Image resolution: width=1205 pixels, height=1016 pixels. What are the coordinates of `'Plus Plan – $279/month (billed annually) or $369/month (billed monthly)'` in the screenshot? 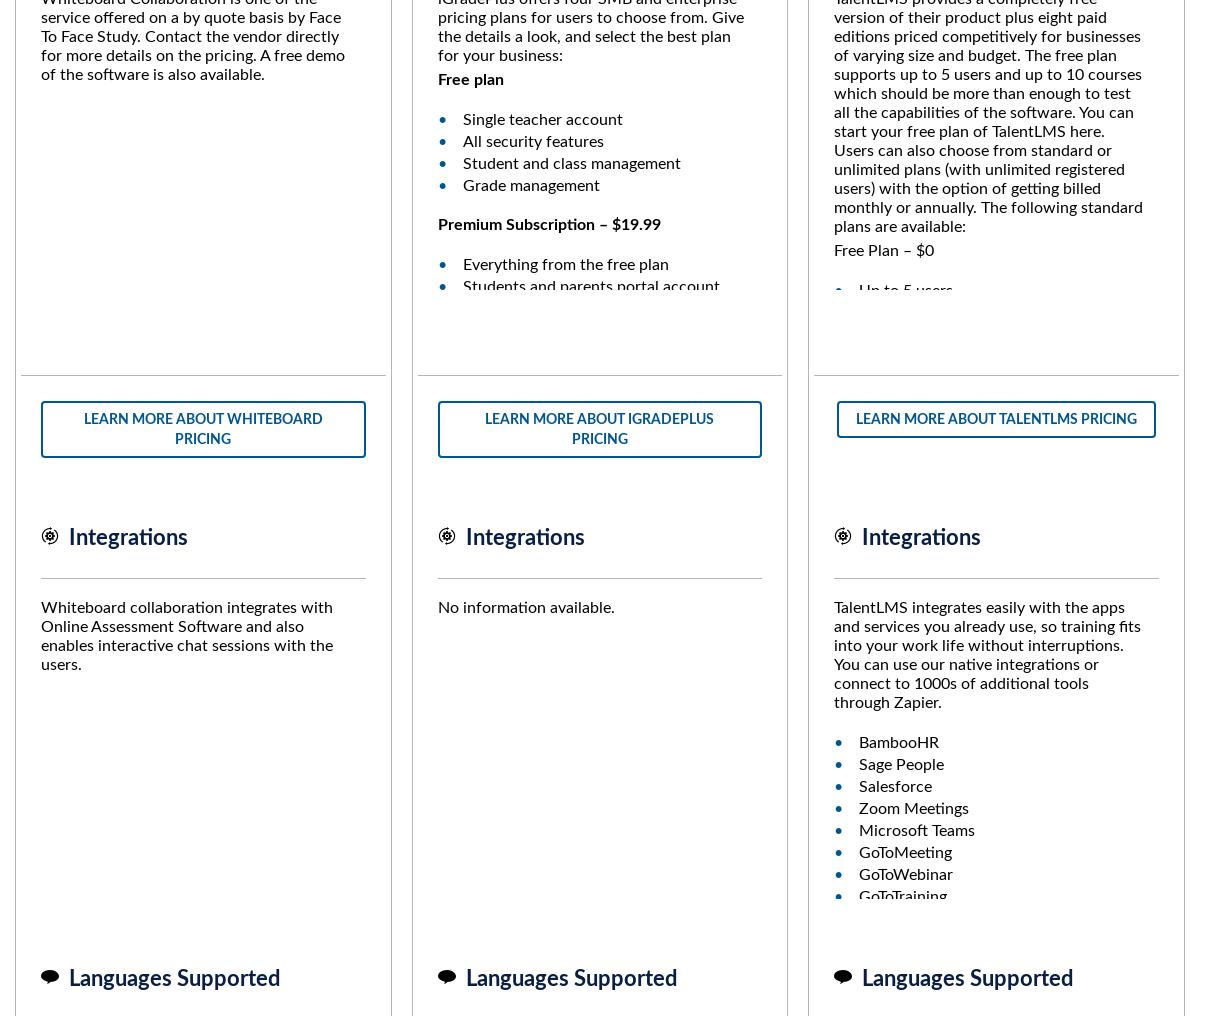 It's located at (985, 666).